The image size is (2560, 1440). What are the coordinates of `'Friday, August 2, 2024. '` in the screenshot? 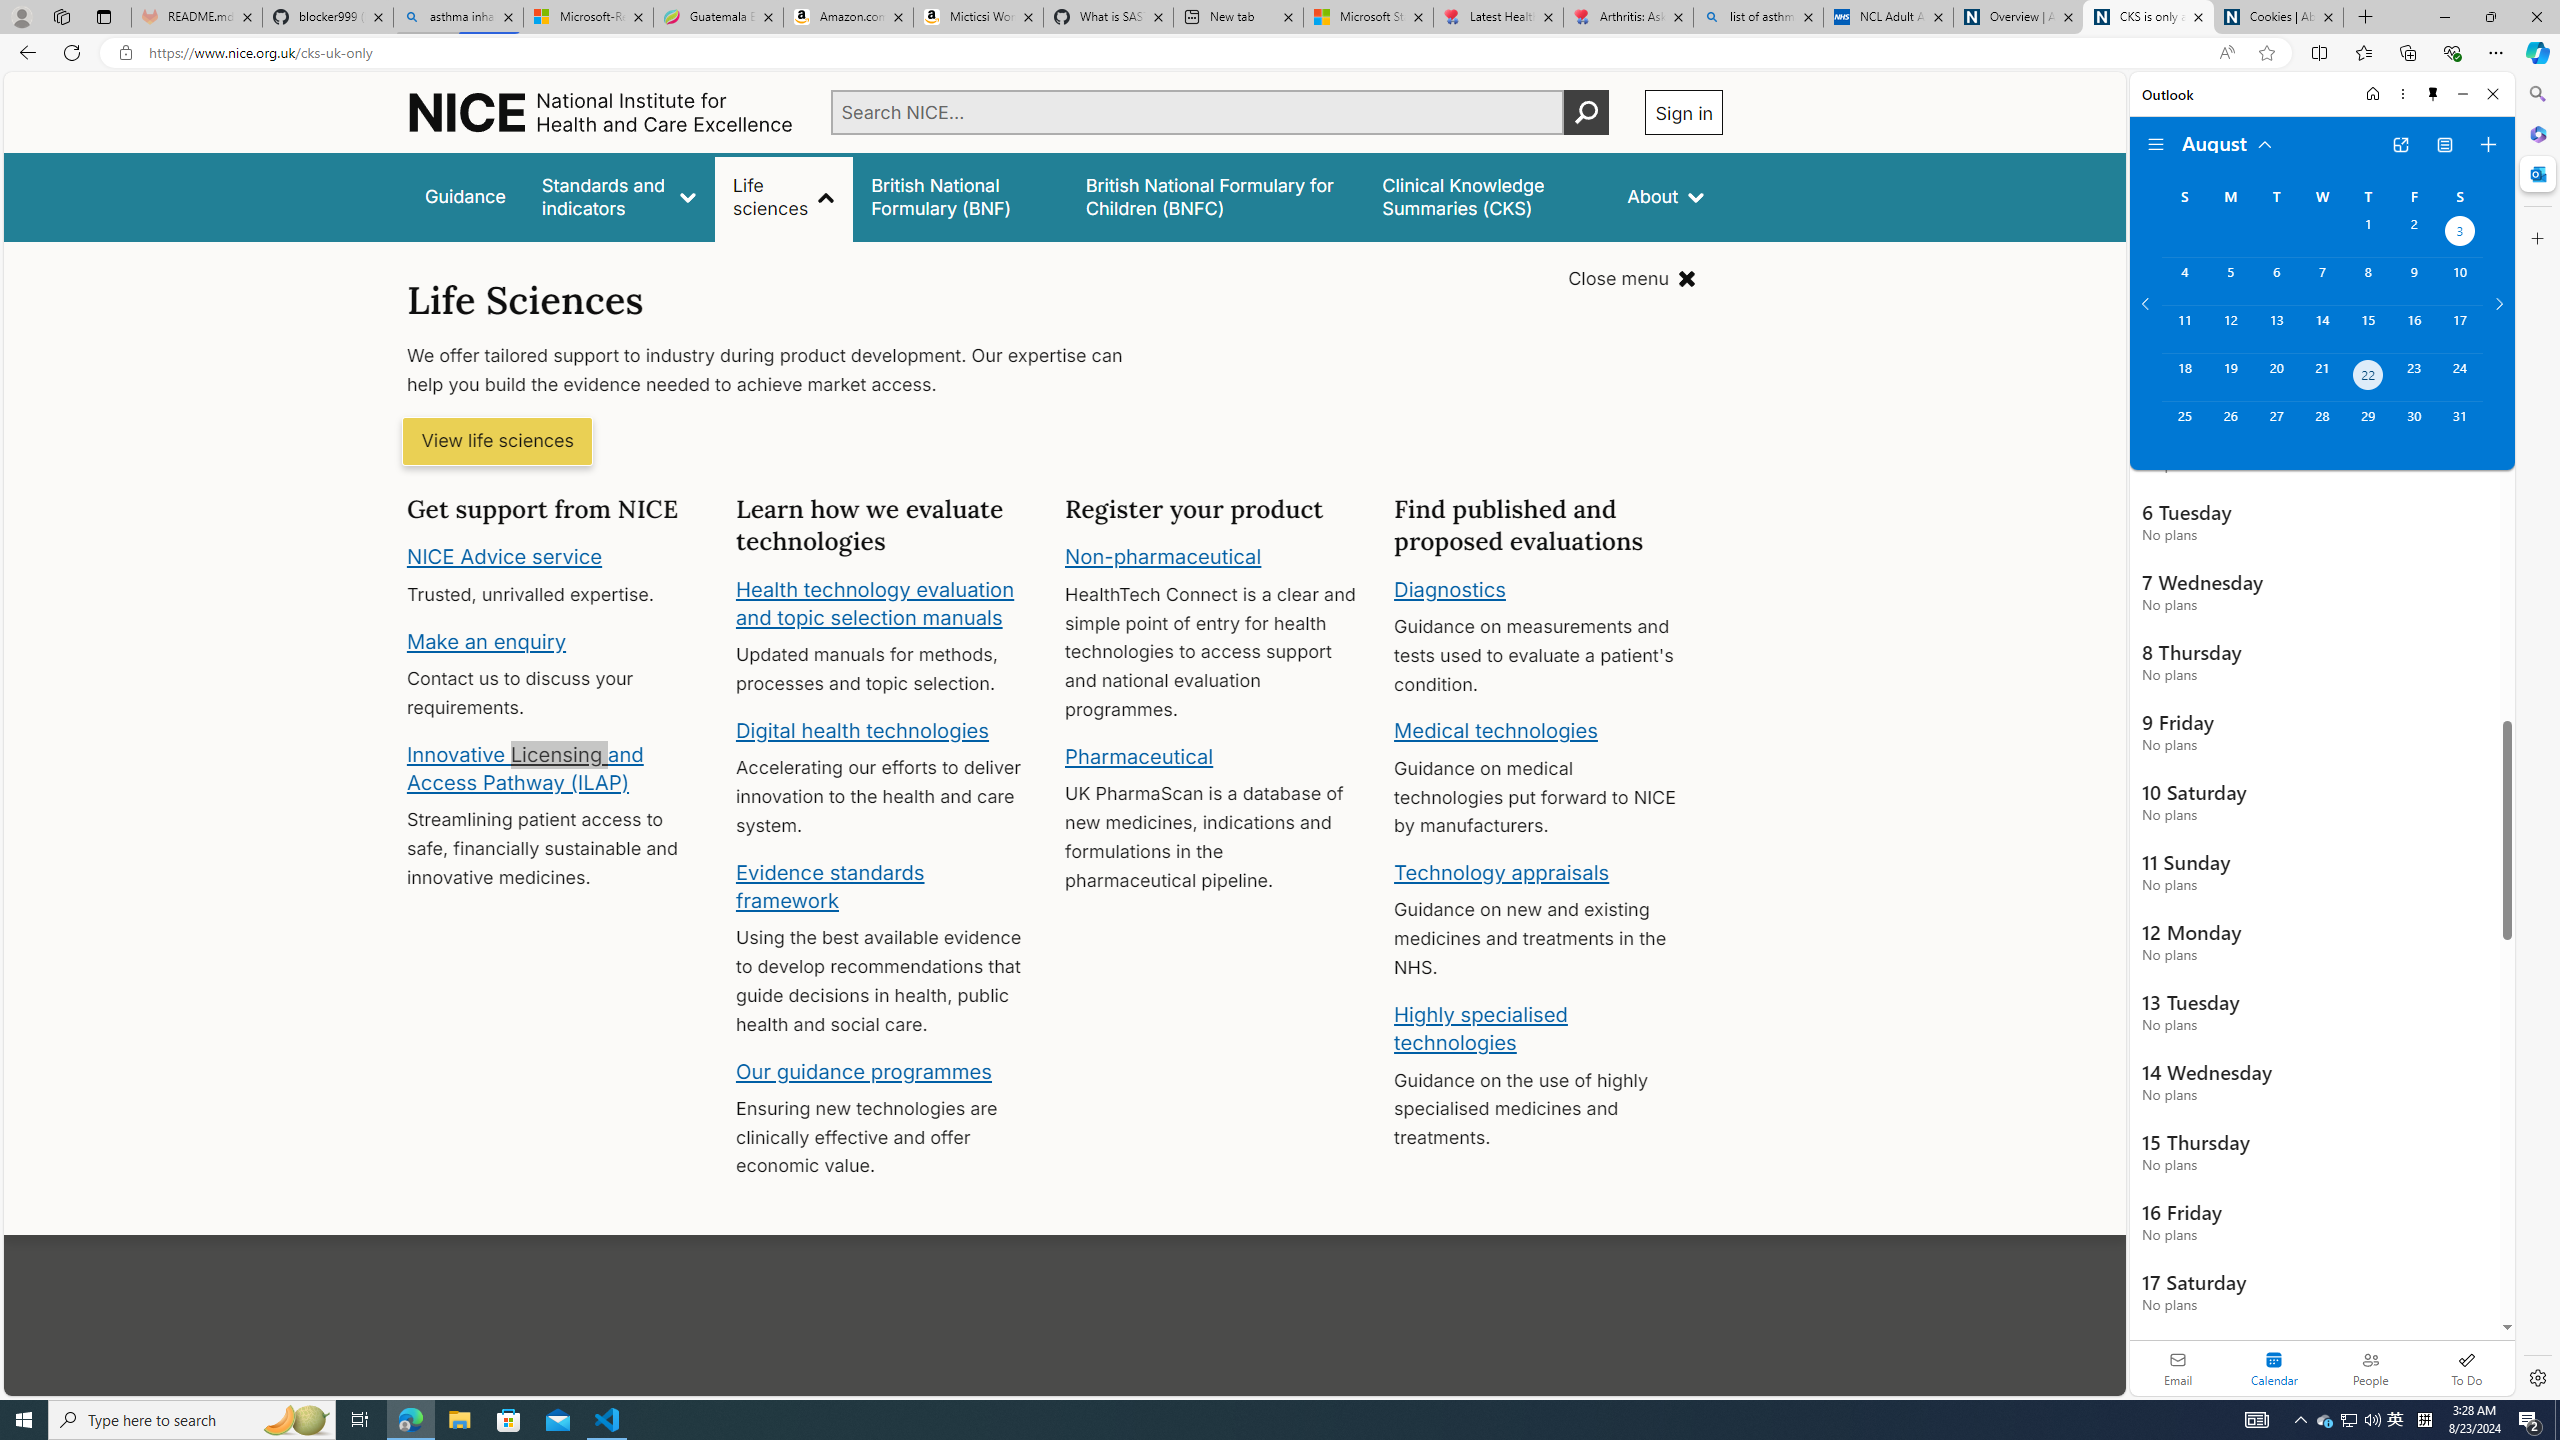 It's located at (2413, 233).